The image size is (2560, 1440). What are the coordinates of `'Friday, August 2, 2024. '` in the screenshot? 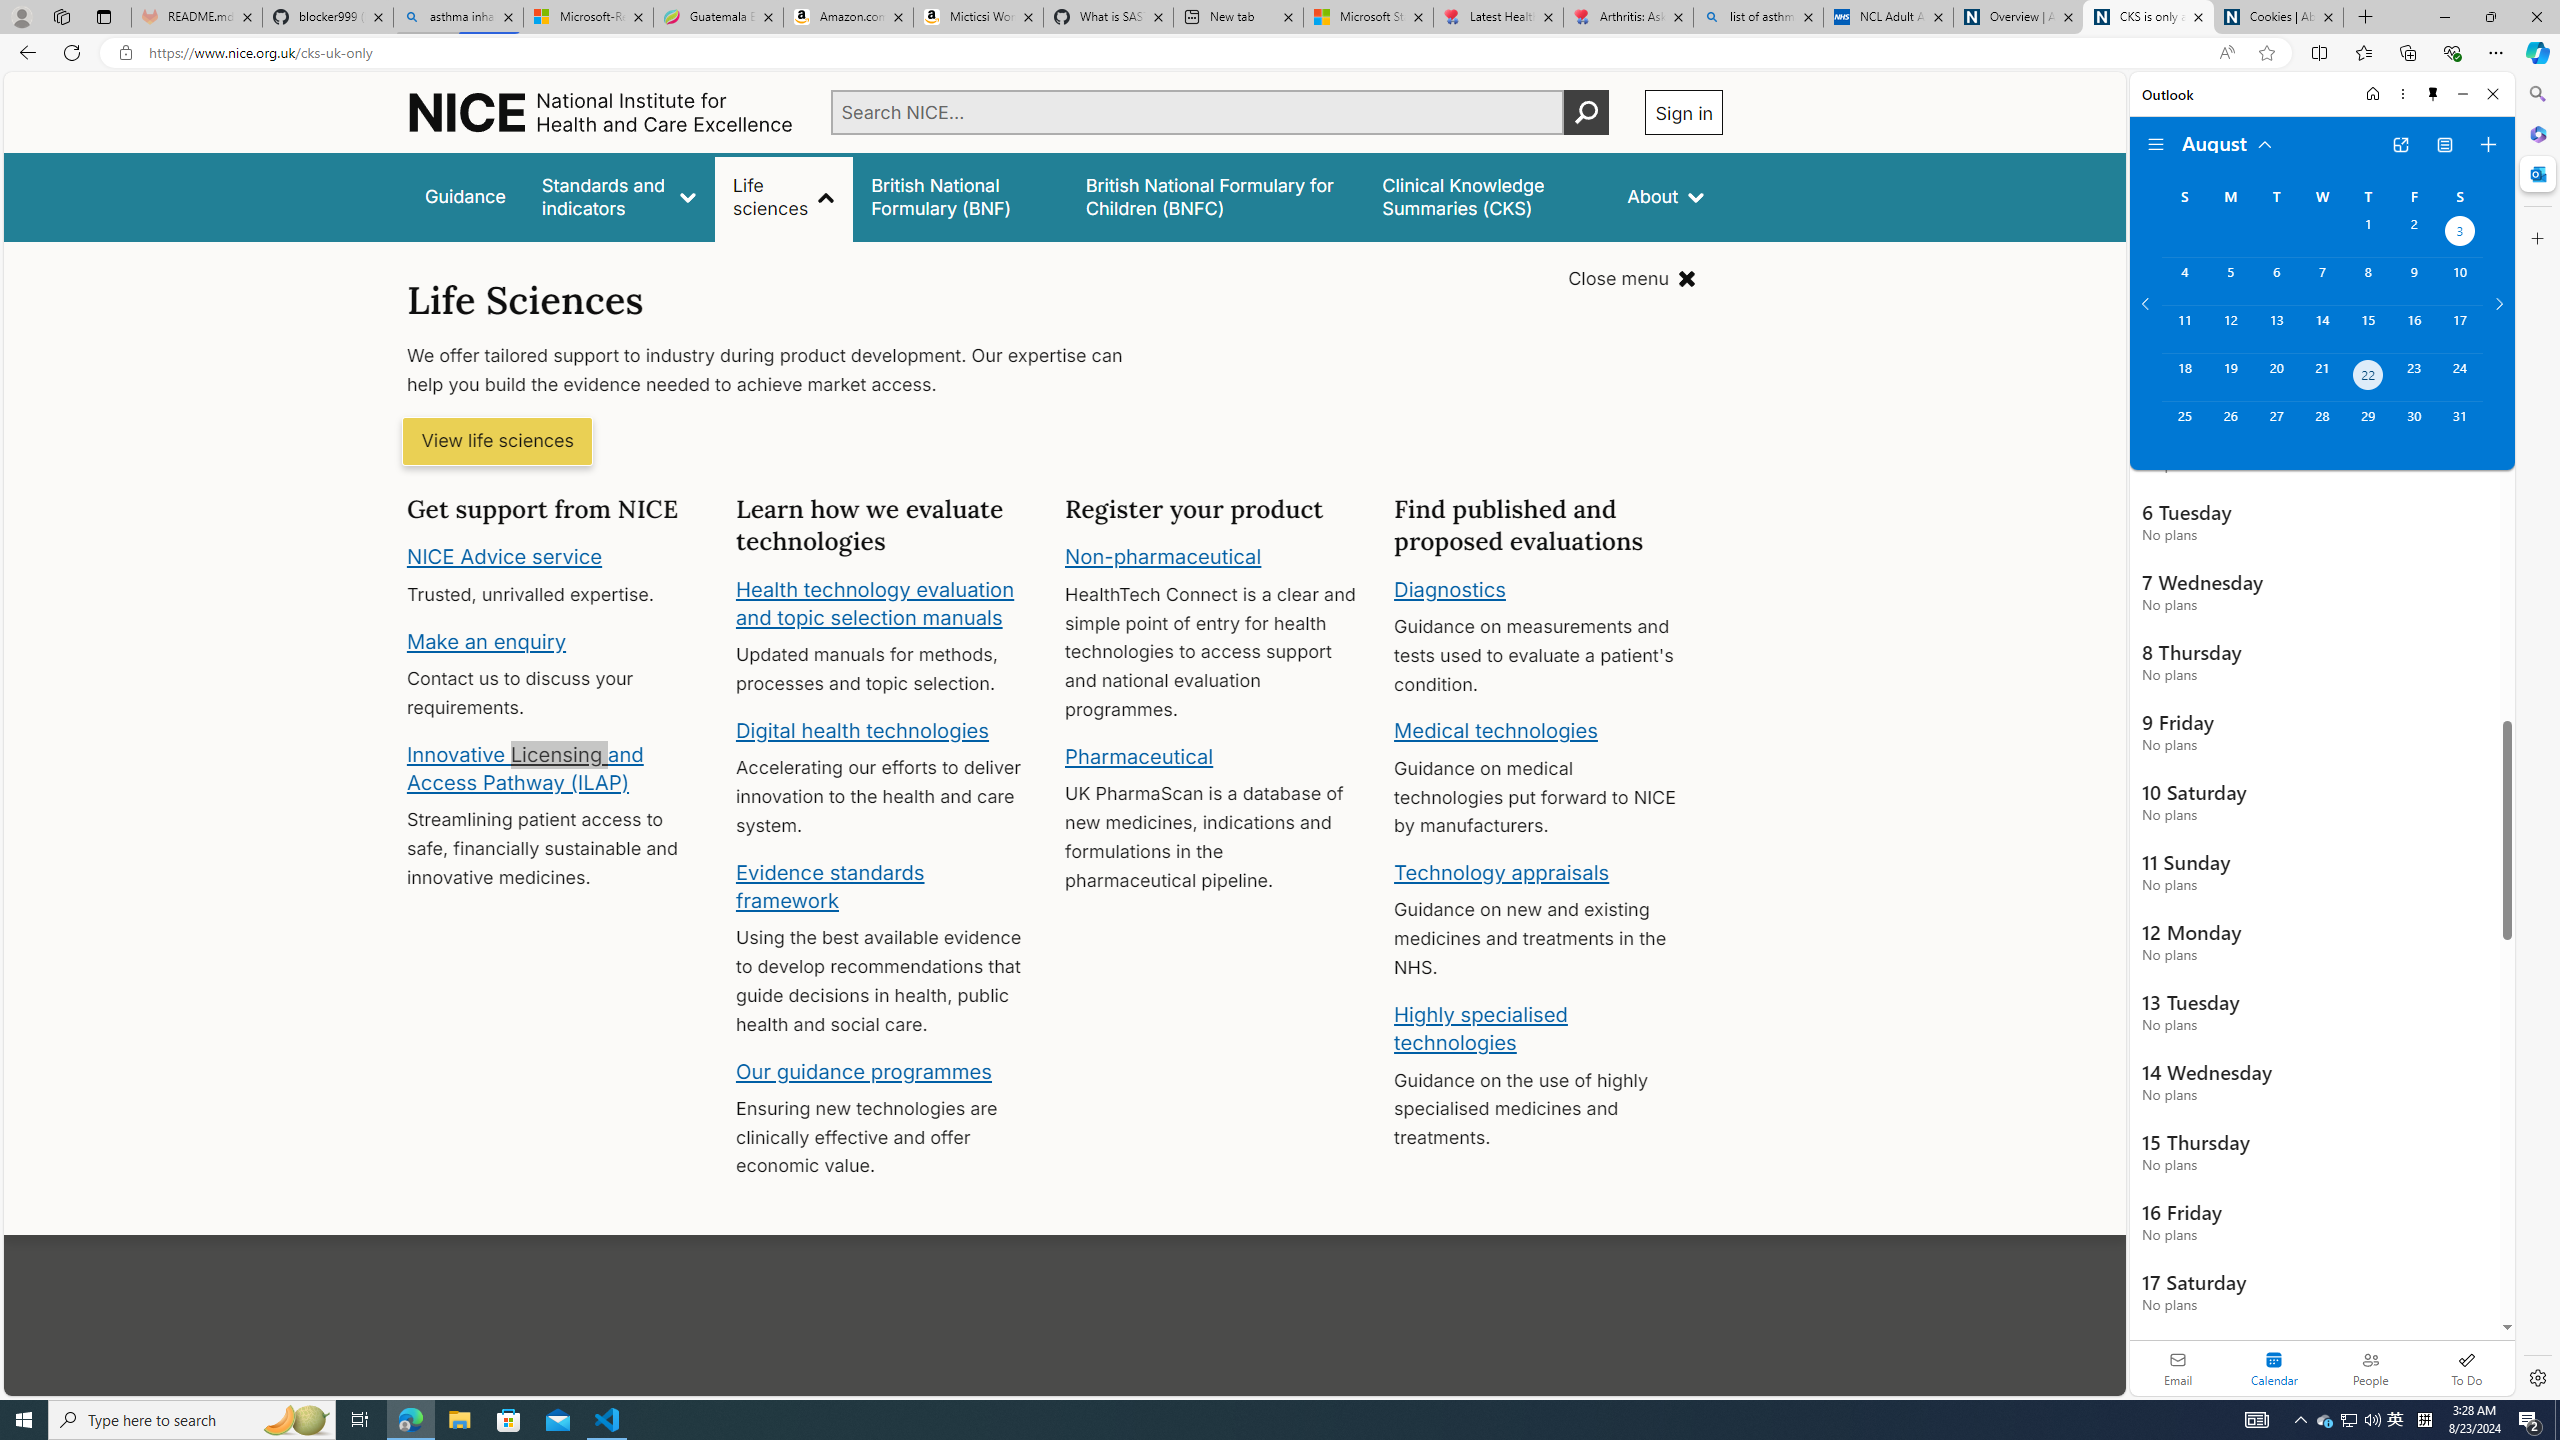 It's located at (2413, 233).